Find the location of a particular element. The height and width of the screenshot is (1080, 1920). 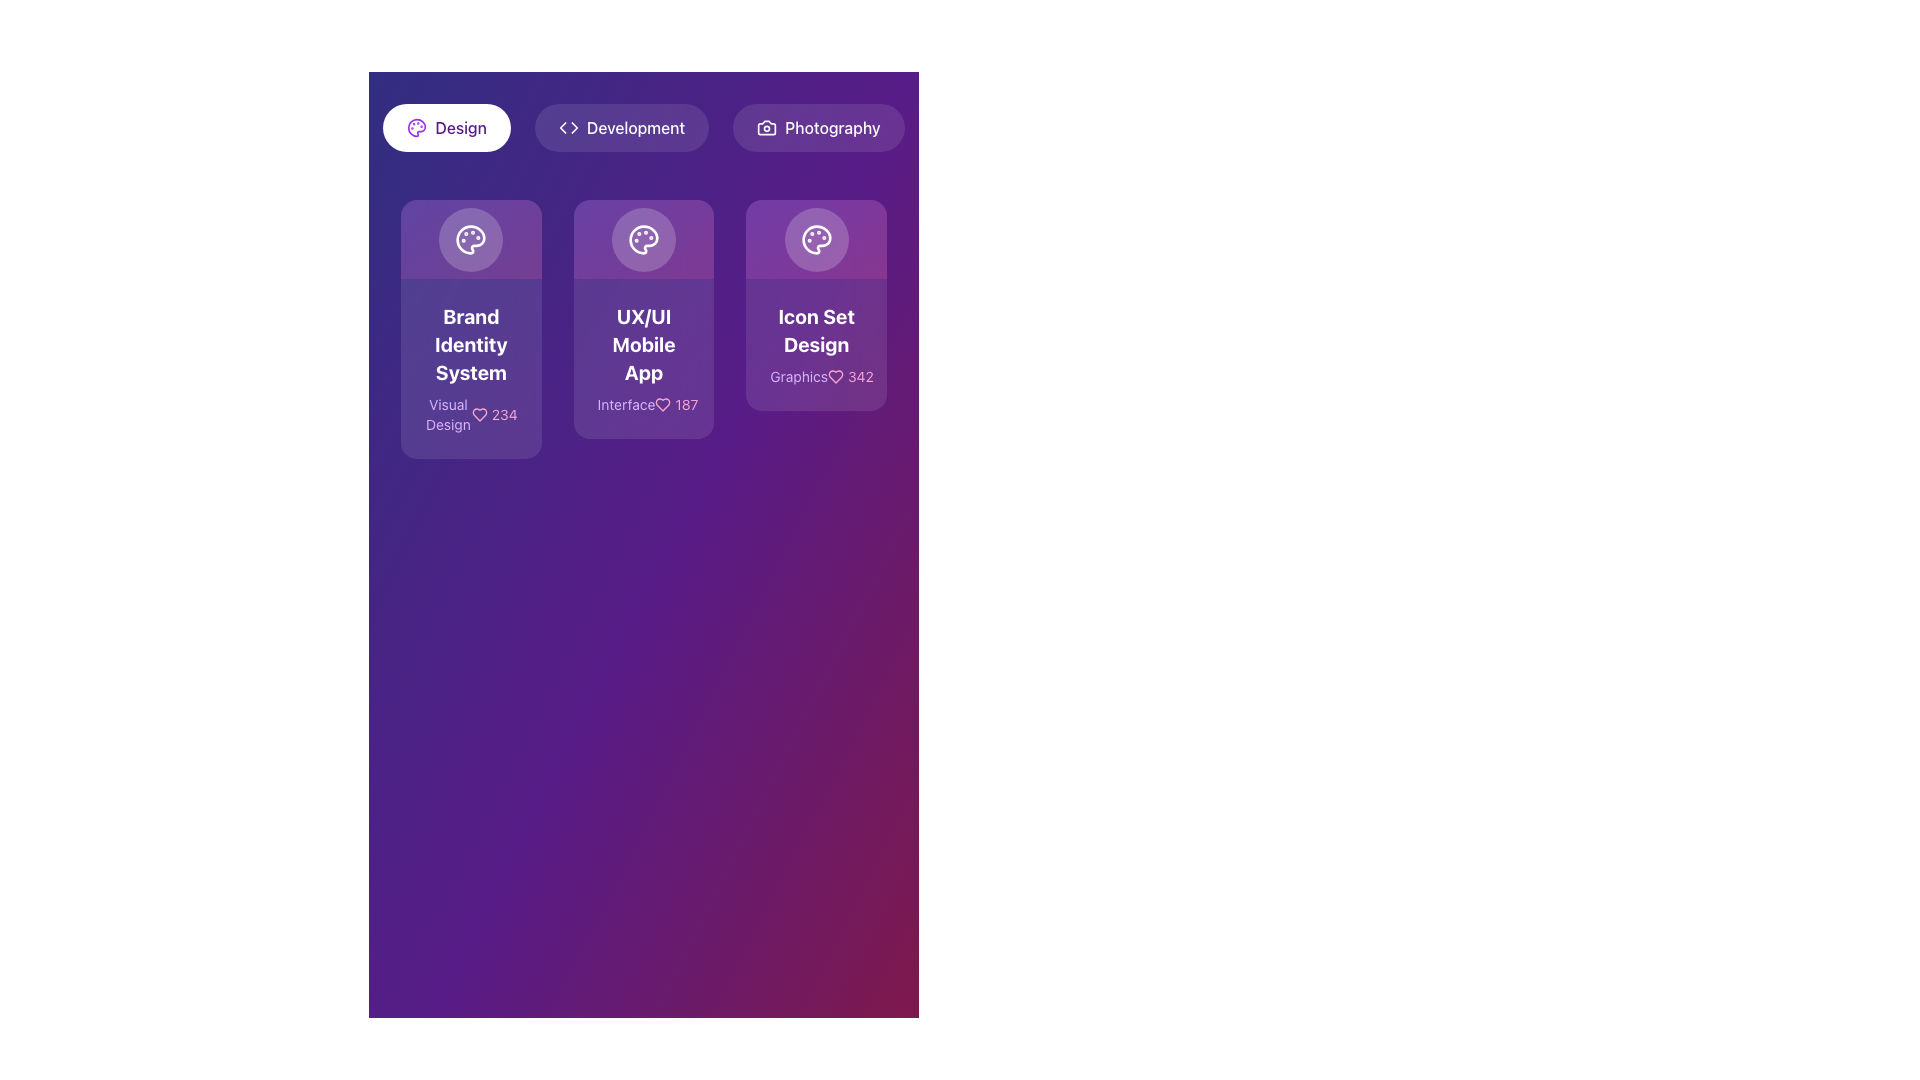

the left arrow icon, which is part of an SVG group of icons is located at coordinates (561, 127).